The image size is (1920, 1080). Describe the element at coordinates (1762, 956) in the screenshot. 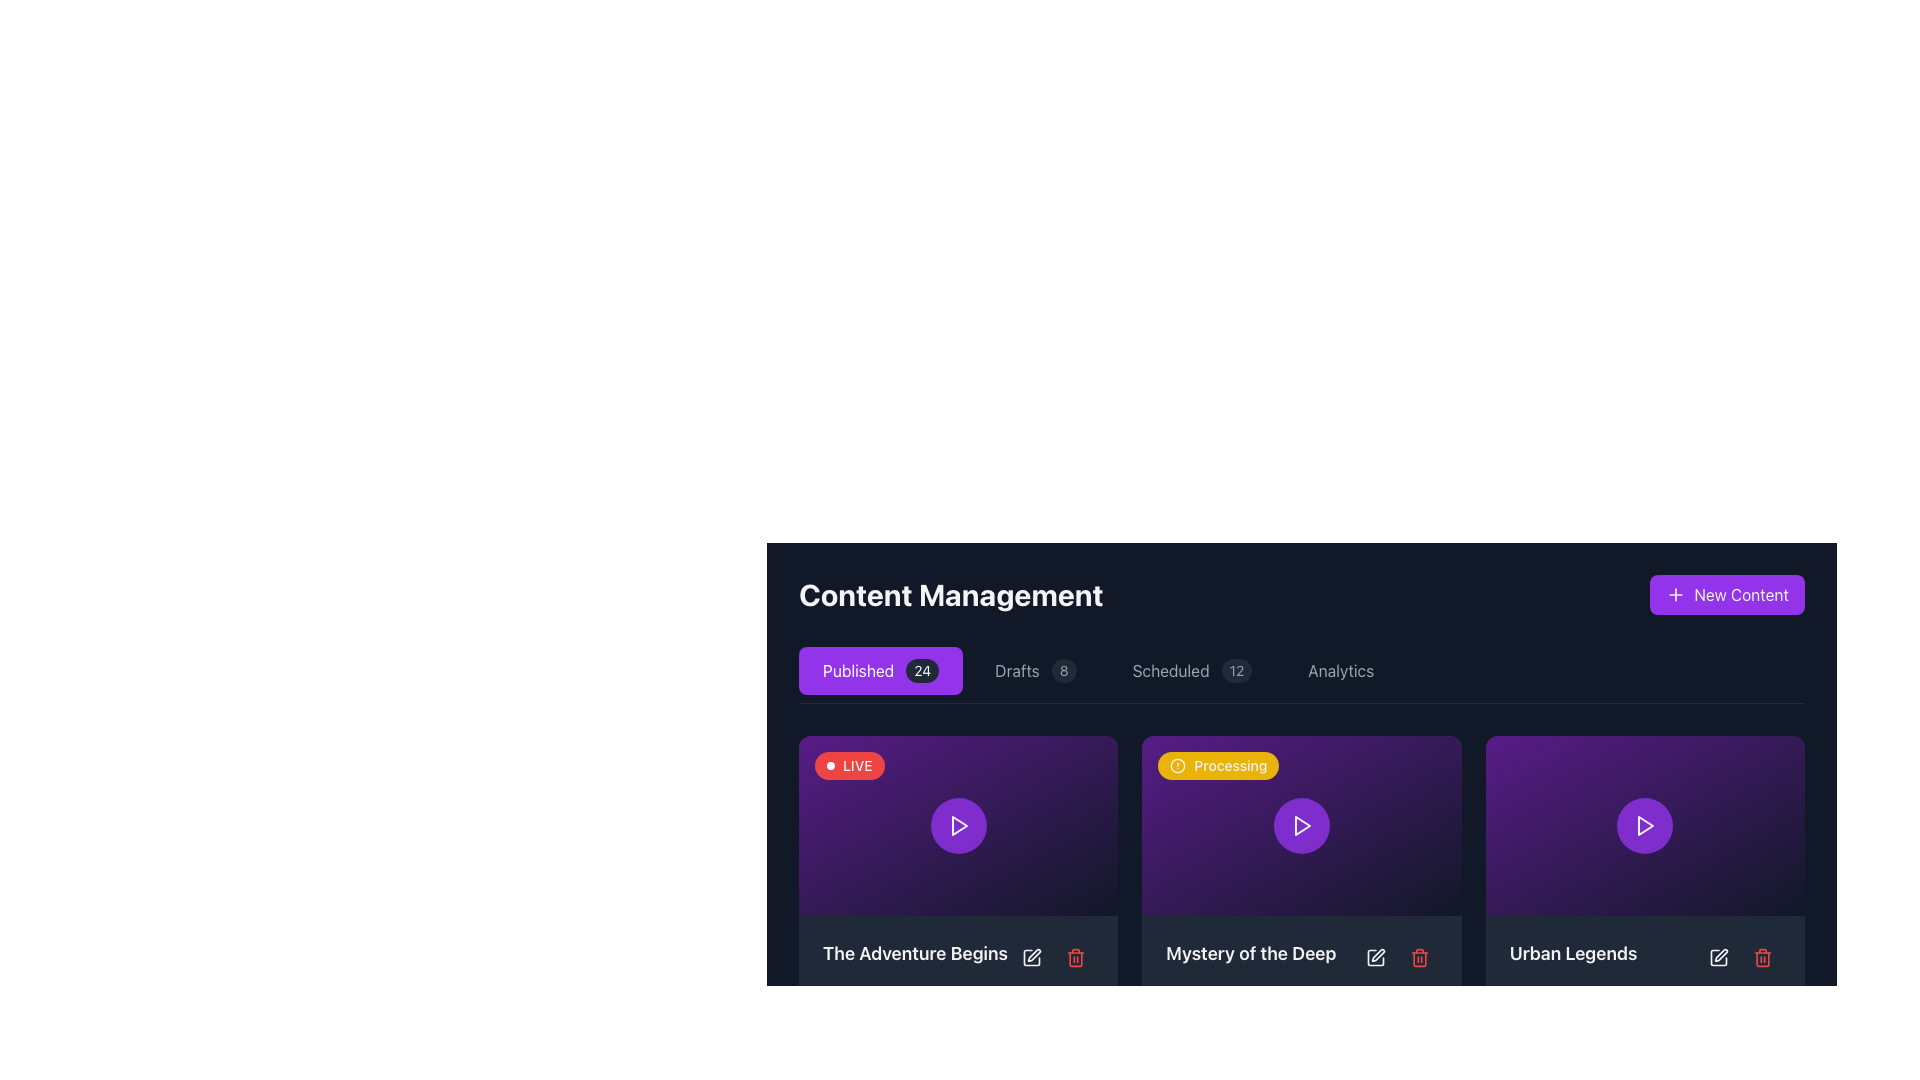

I see `the red trash icon button located at the bottom-right corner of the 'Urban Legends' card in the 'Content Management' section, which signifies a delete action` at that location.